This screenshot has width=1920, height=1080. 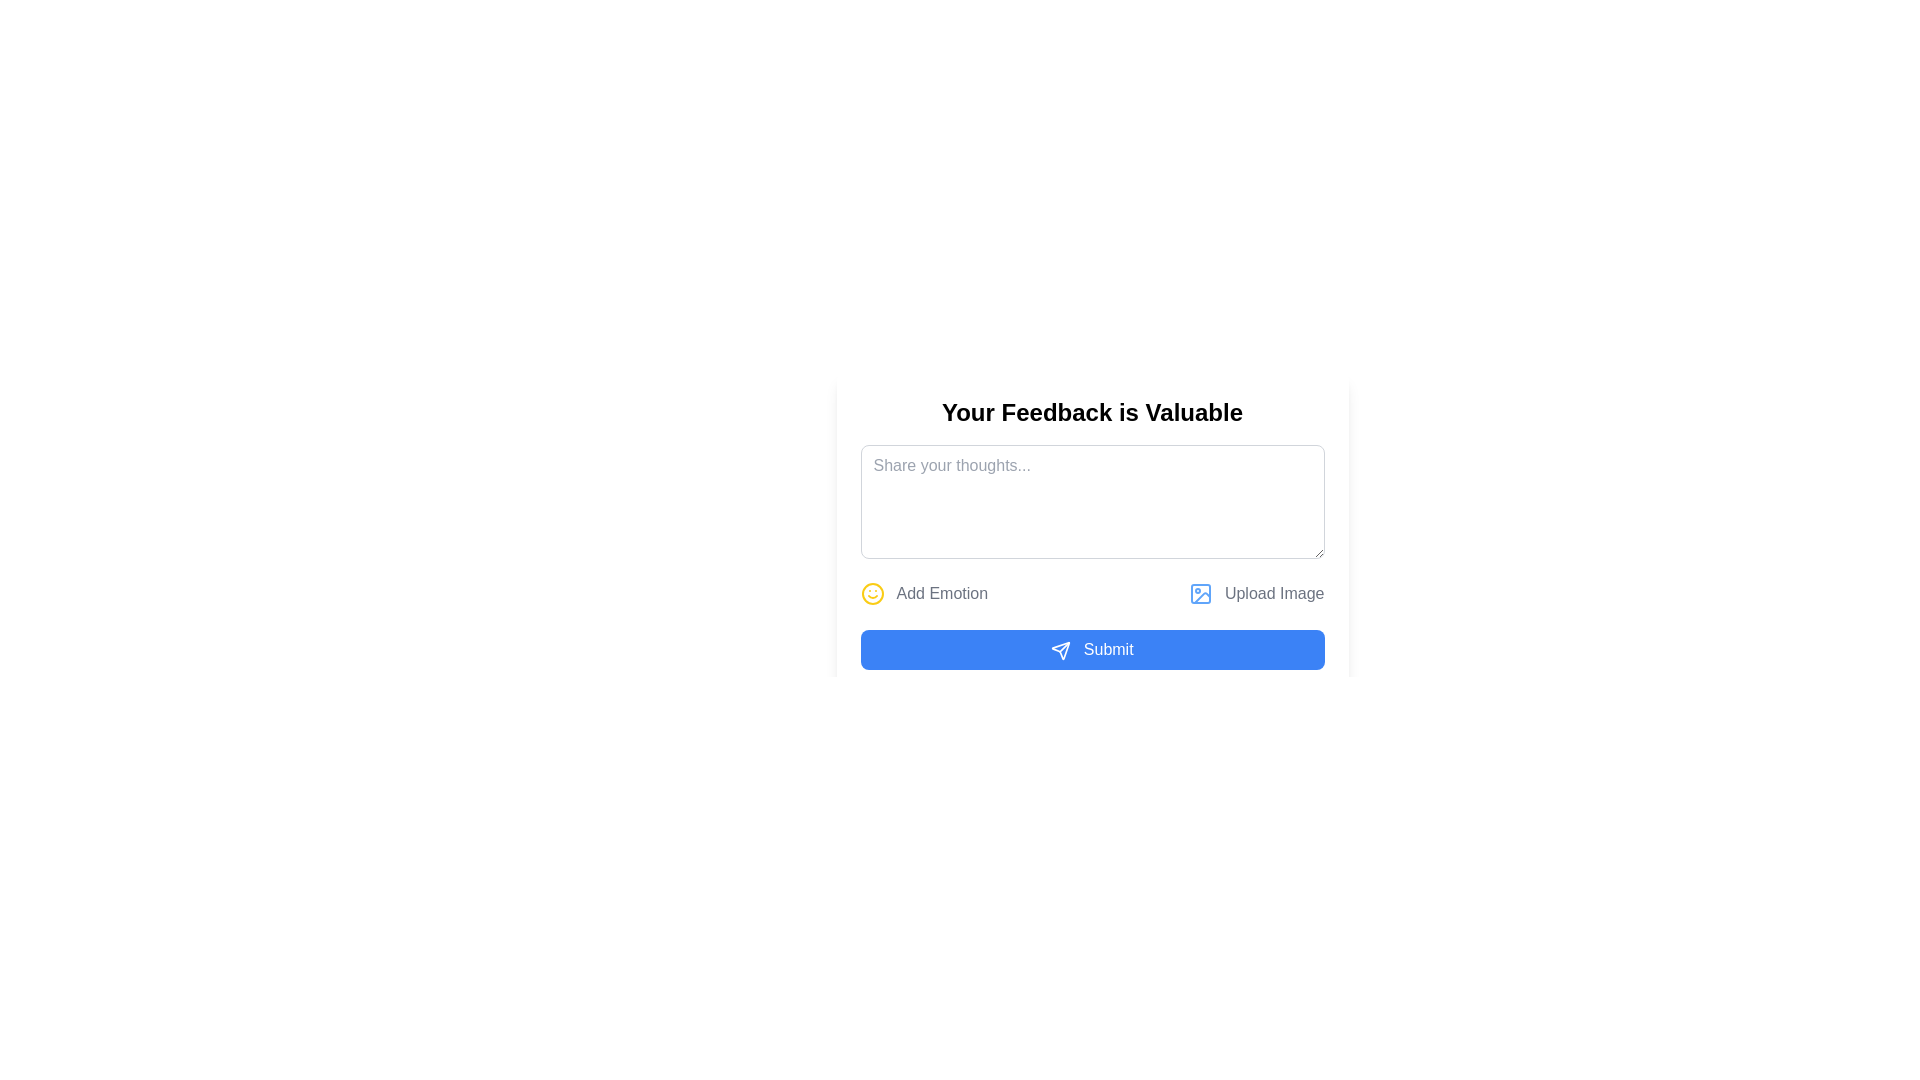 What do you see at coordinates (1060, 650) in the screenshot?
I see `the sending action icon located to the left of the 'Submit' text within the blue button at the bottom center of the interface` at bounding box center [1060, 650].